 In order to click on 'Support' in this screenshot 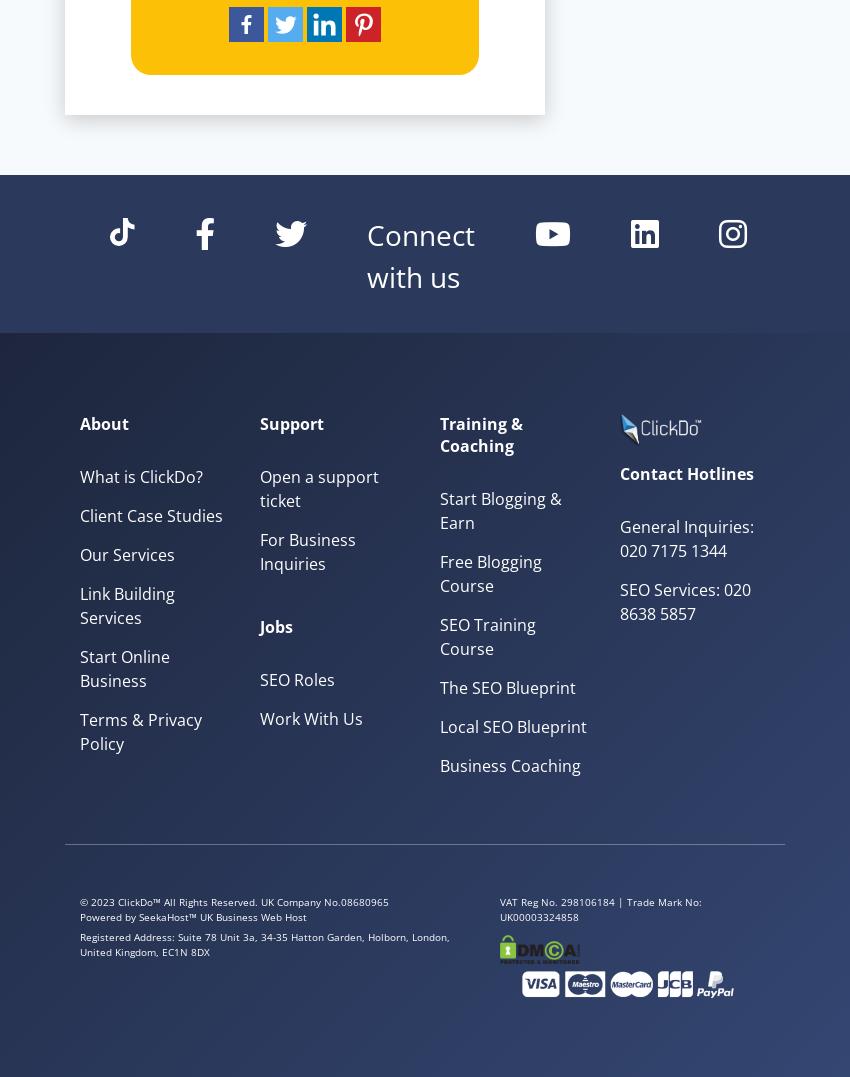, I will do `click(290, 422)`.